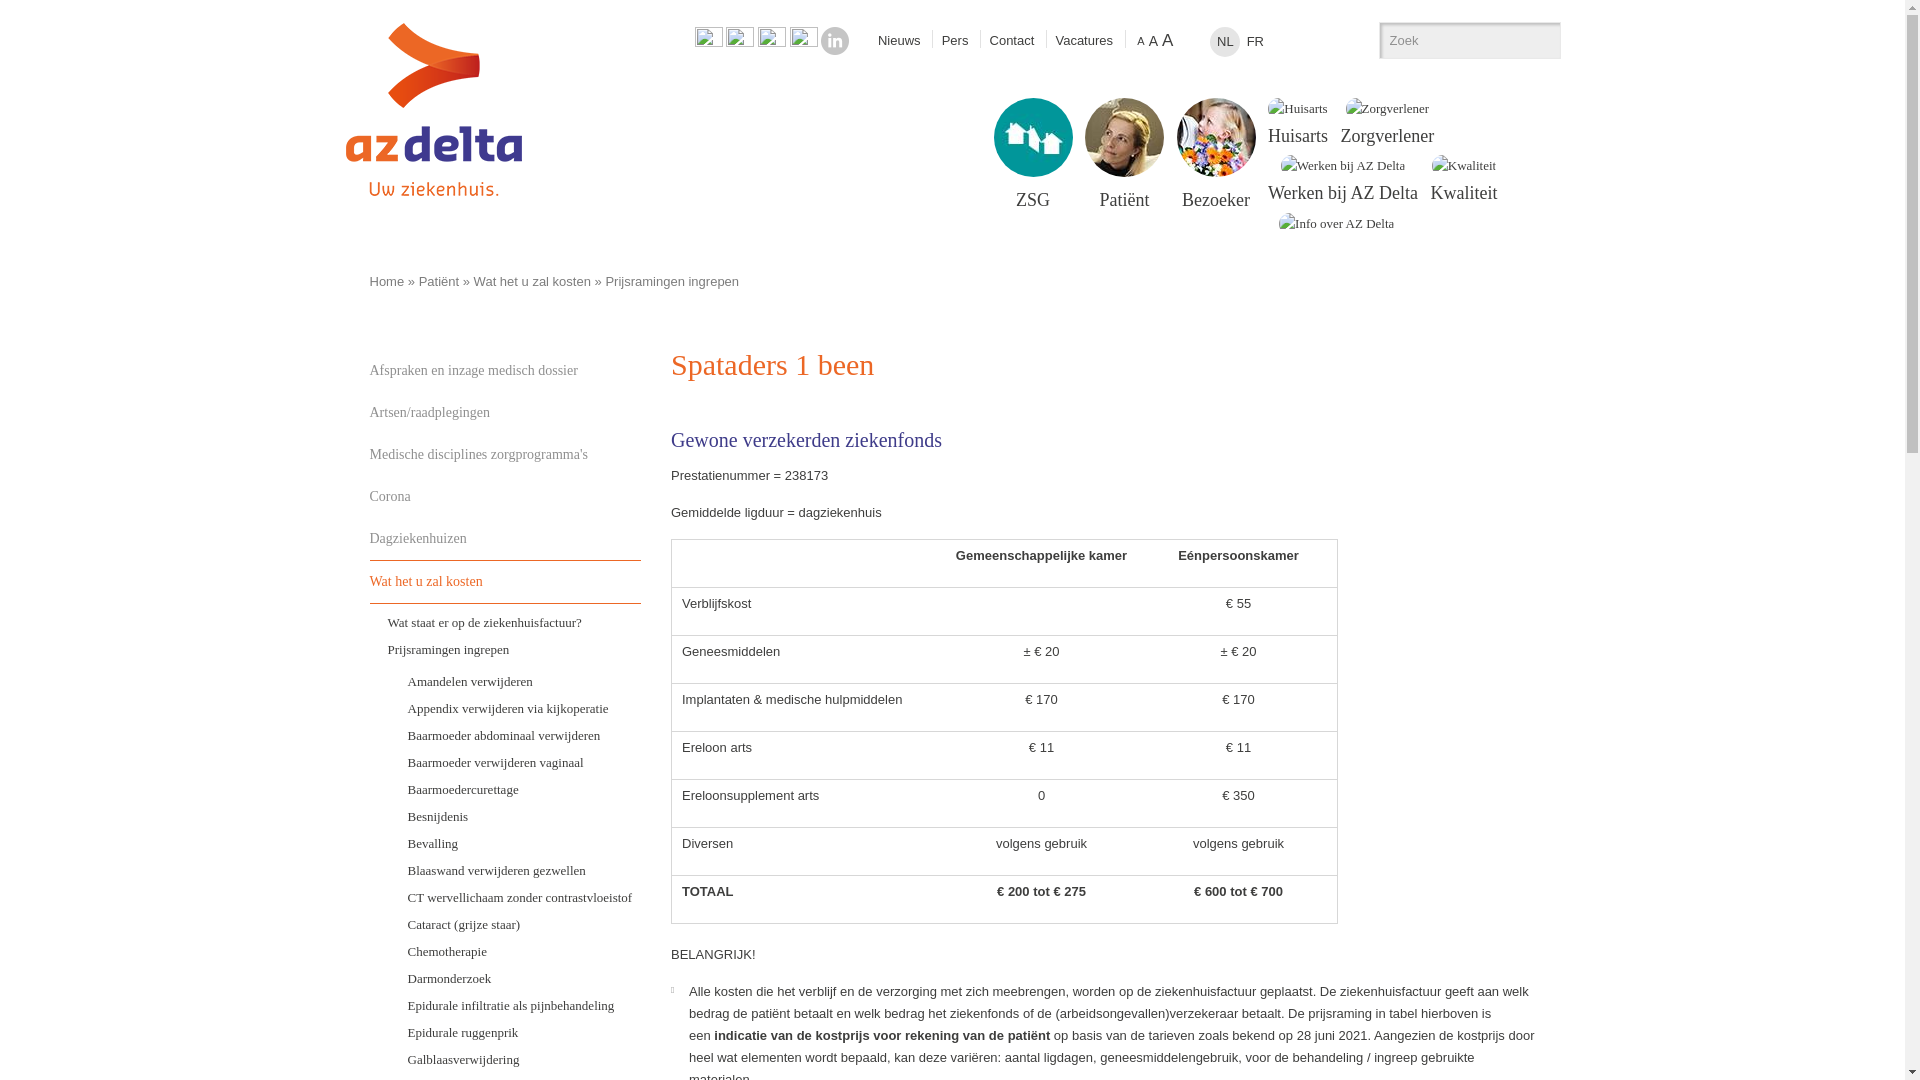 The height and width of the screenshot is (1080, 1920). I want to click on 'Contact', so click(1012, 40).